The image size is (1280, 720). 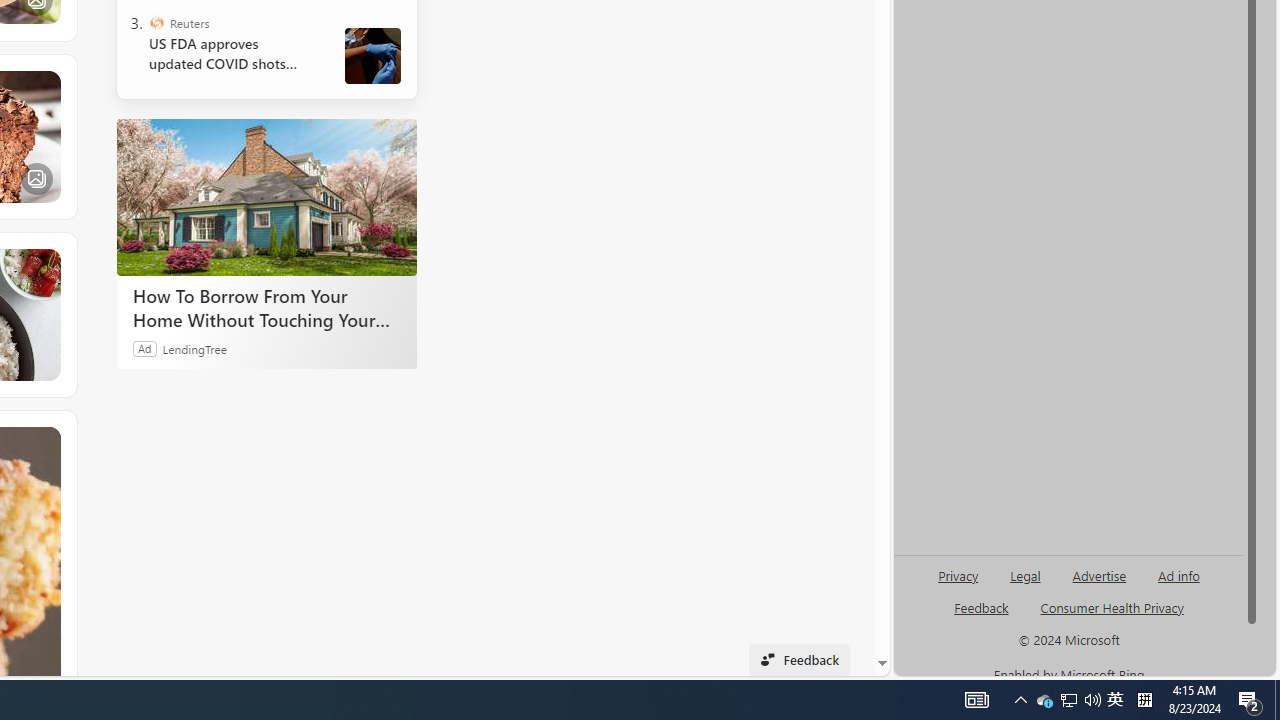 What do you see at coordinates (981, 606) in the screenshot?
I see `'AutomationID: sb_feedback'` at bounding box center [981, 606].